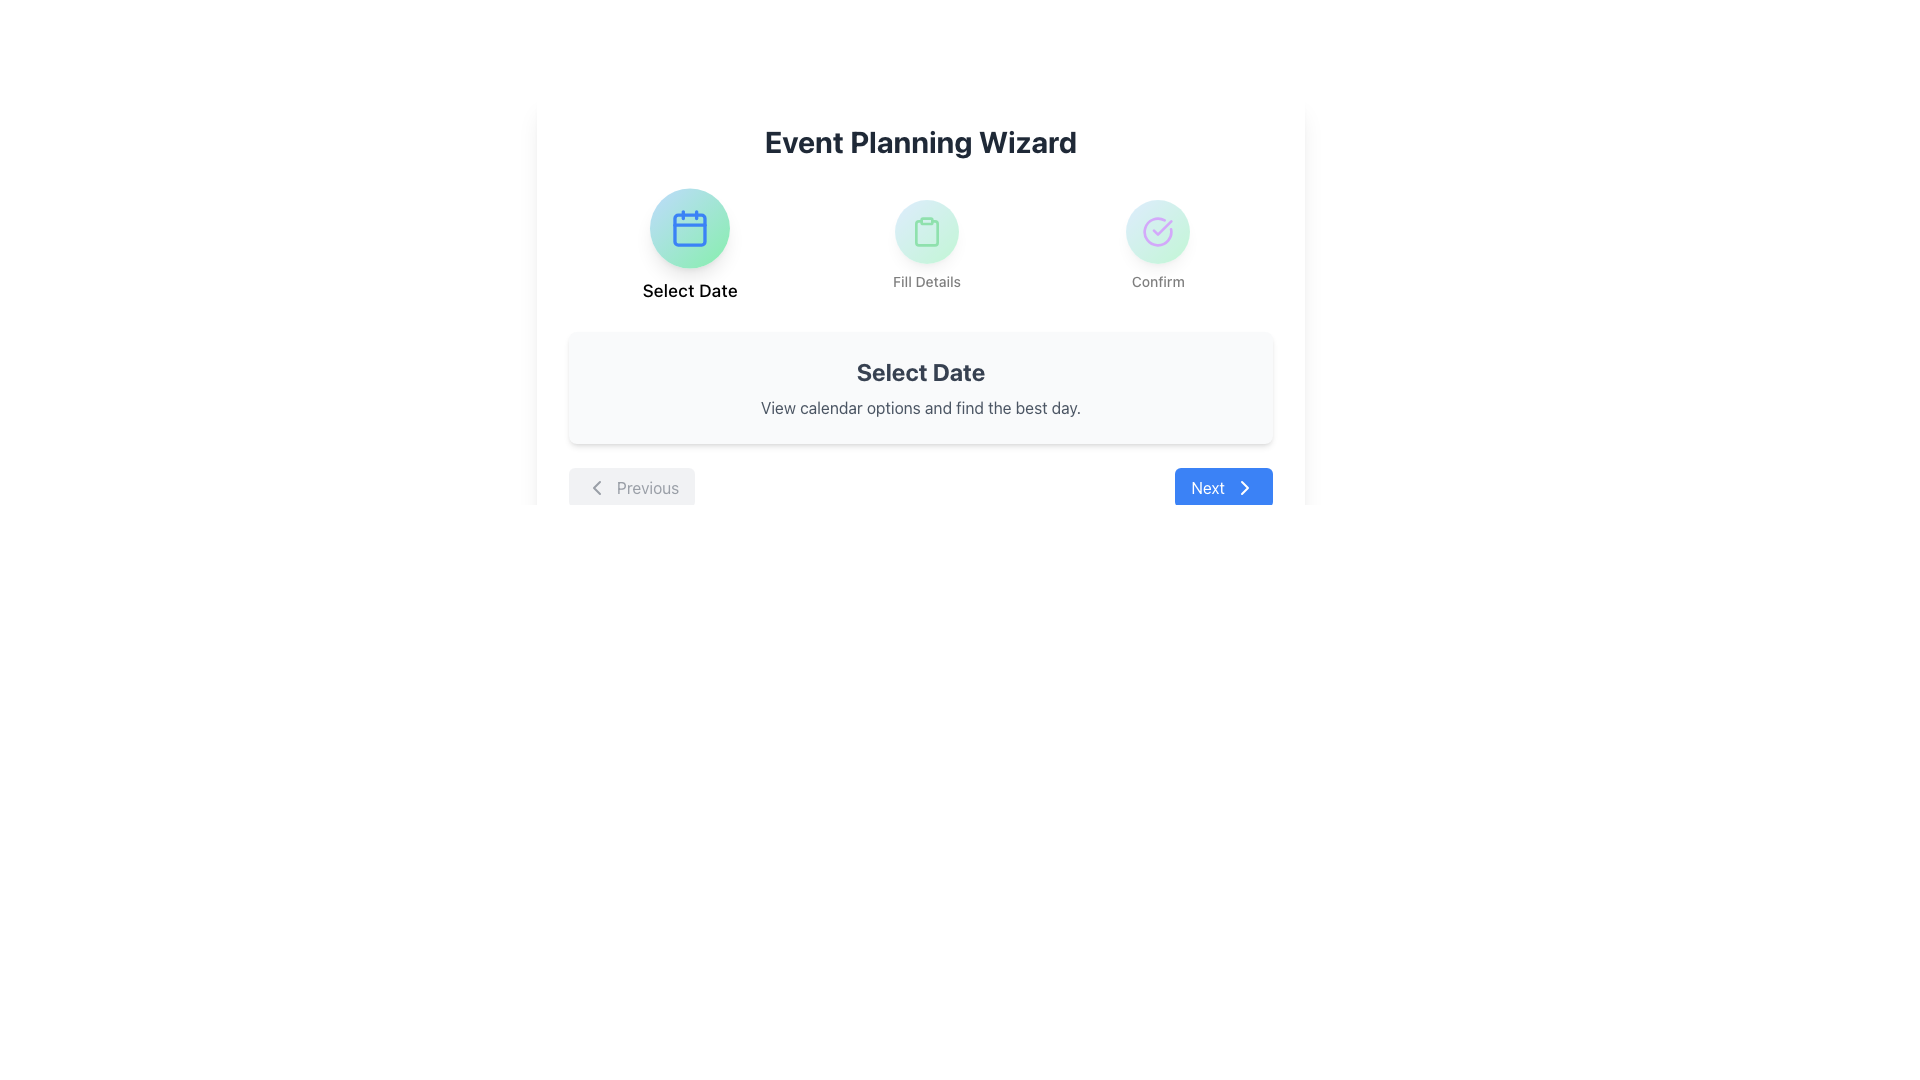 This screenshot has height=1080, width=1920. What do you see at coordinates (689, 245) in the screenshot?
I see `the leftmost Option button labeled 'Select Date' in the Event Planning Wizard` at bounding box center [689, 245].